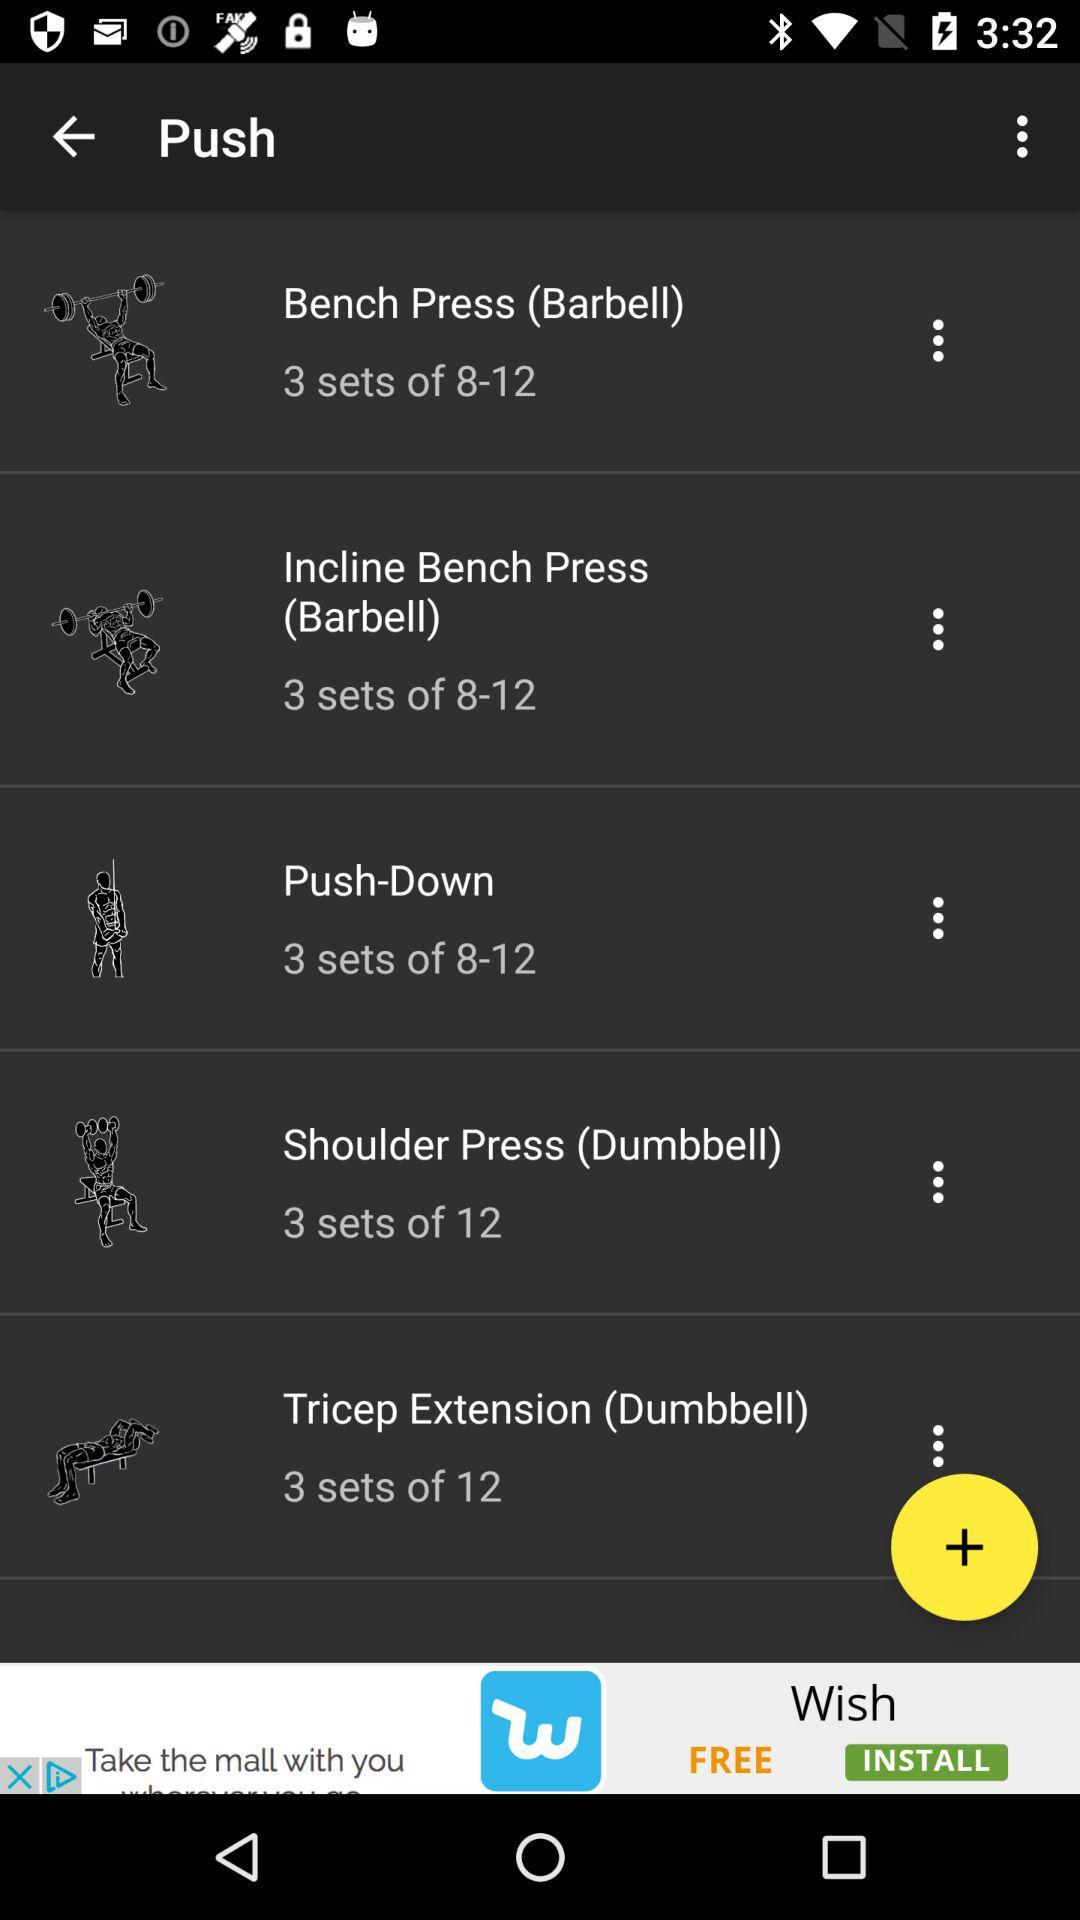 The image size is (1080, 1920). Describe the element at coordinates (963, 1546) in the screenshot. I see `the new file` at that location.